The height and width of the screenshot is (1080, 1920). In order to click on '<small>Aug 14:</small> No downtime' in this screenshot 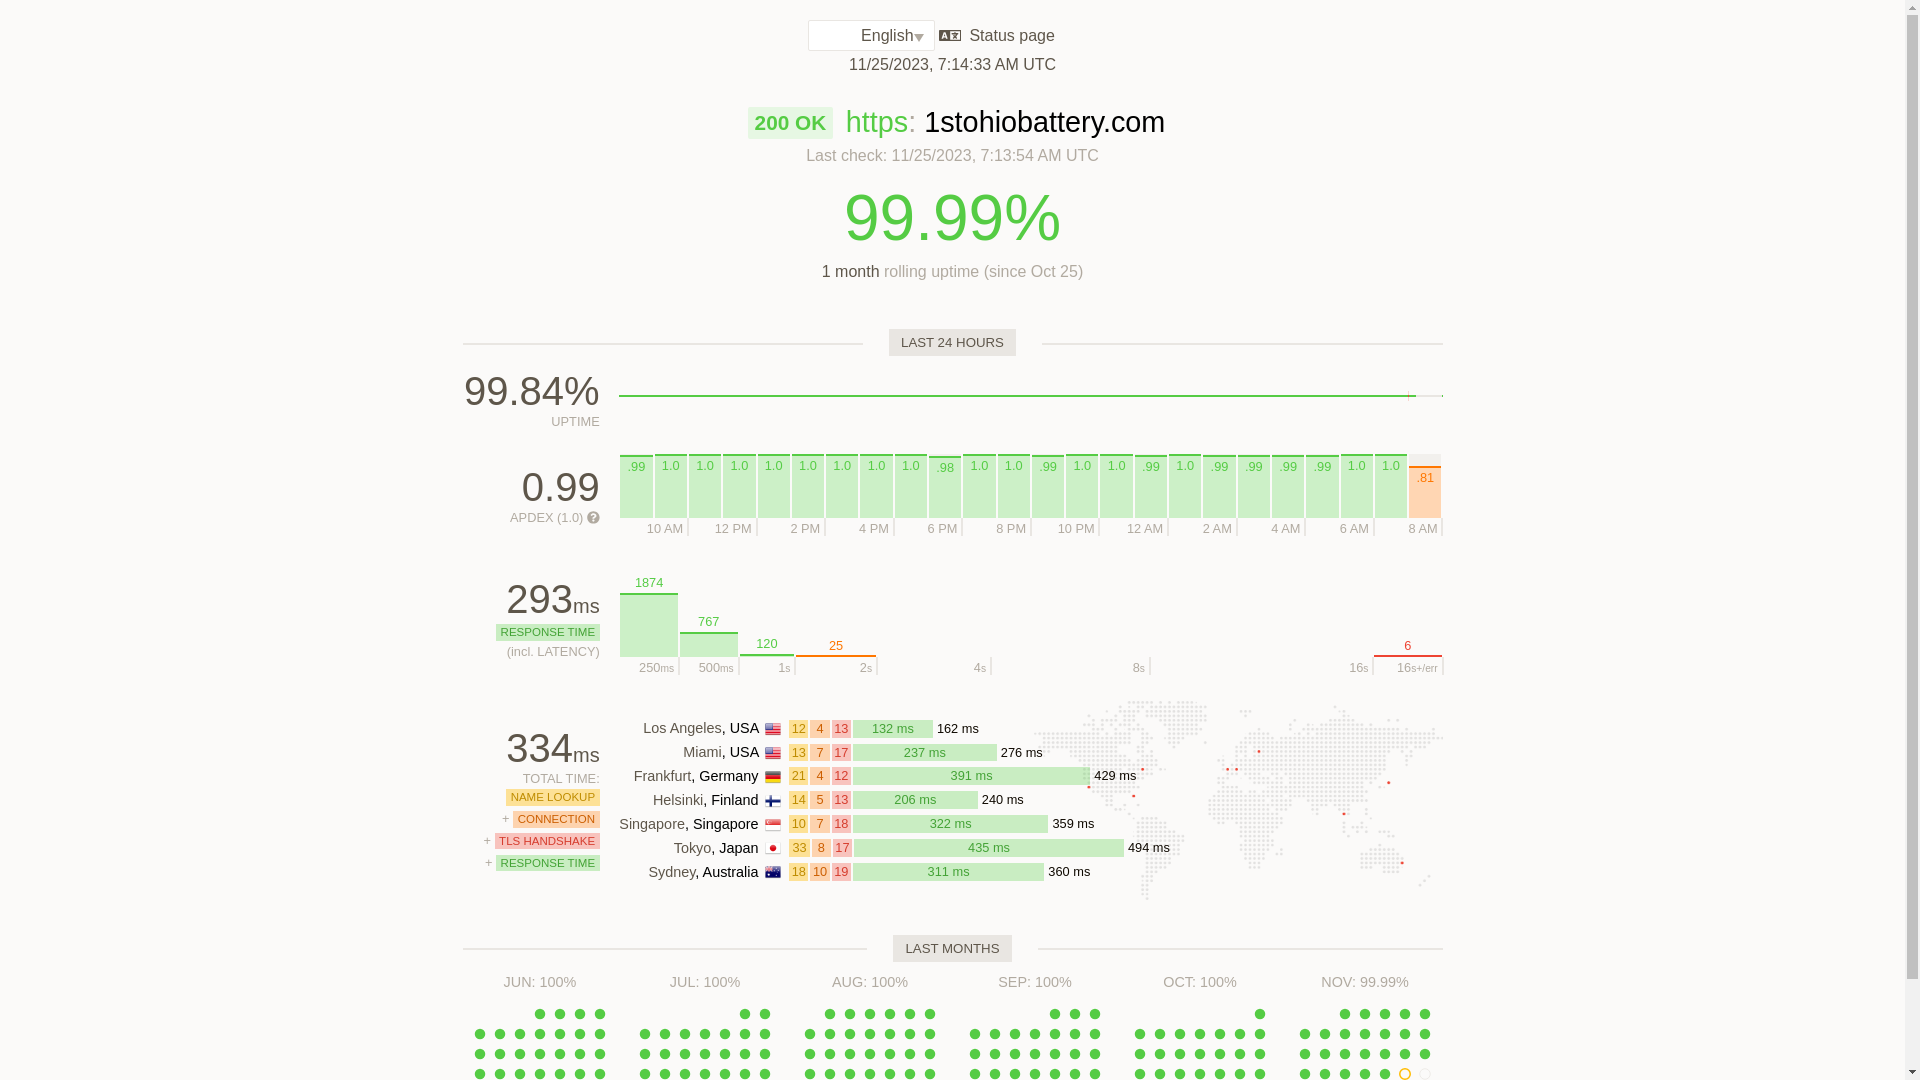, I will do `click(800, 1052)`.